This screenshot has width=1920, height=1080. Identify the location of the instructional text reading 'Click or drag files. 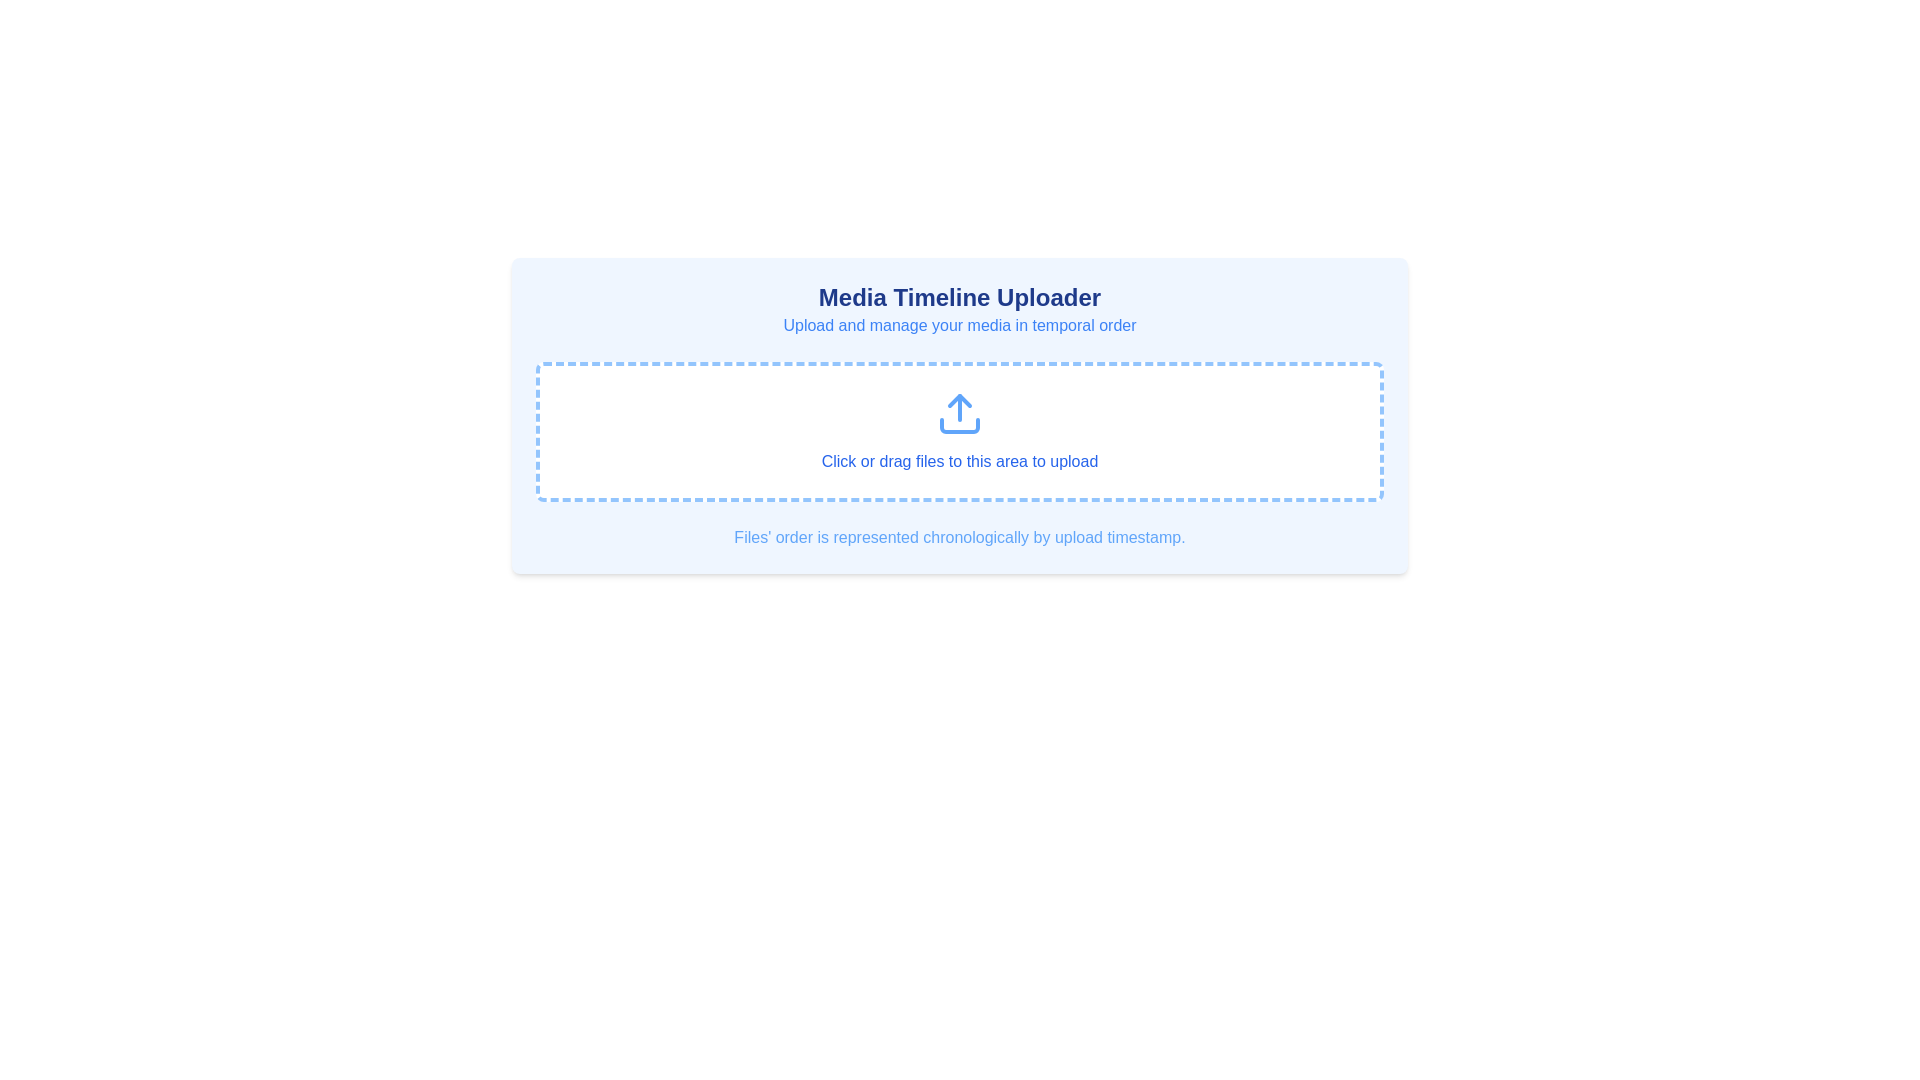
(960, 462).